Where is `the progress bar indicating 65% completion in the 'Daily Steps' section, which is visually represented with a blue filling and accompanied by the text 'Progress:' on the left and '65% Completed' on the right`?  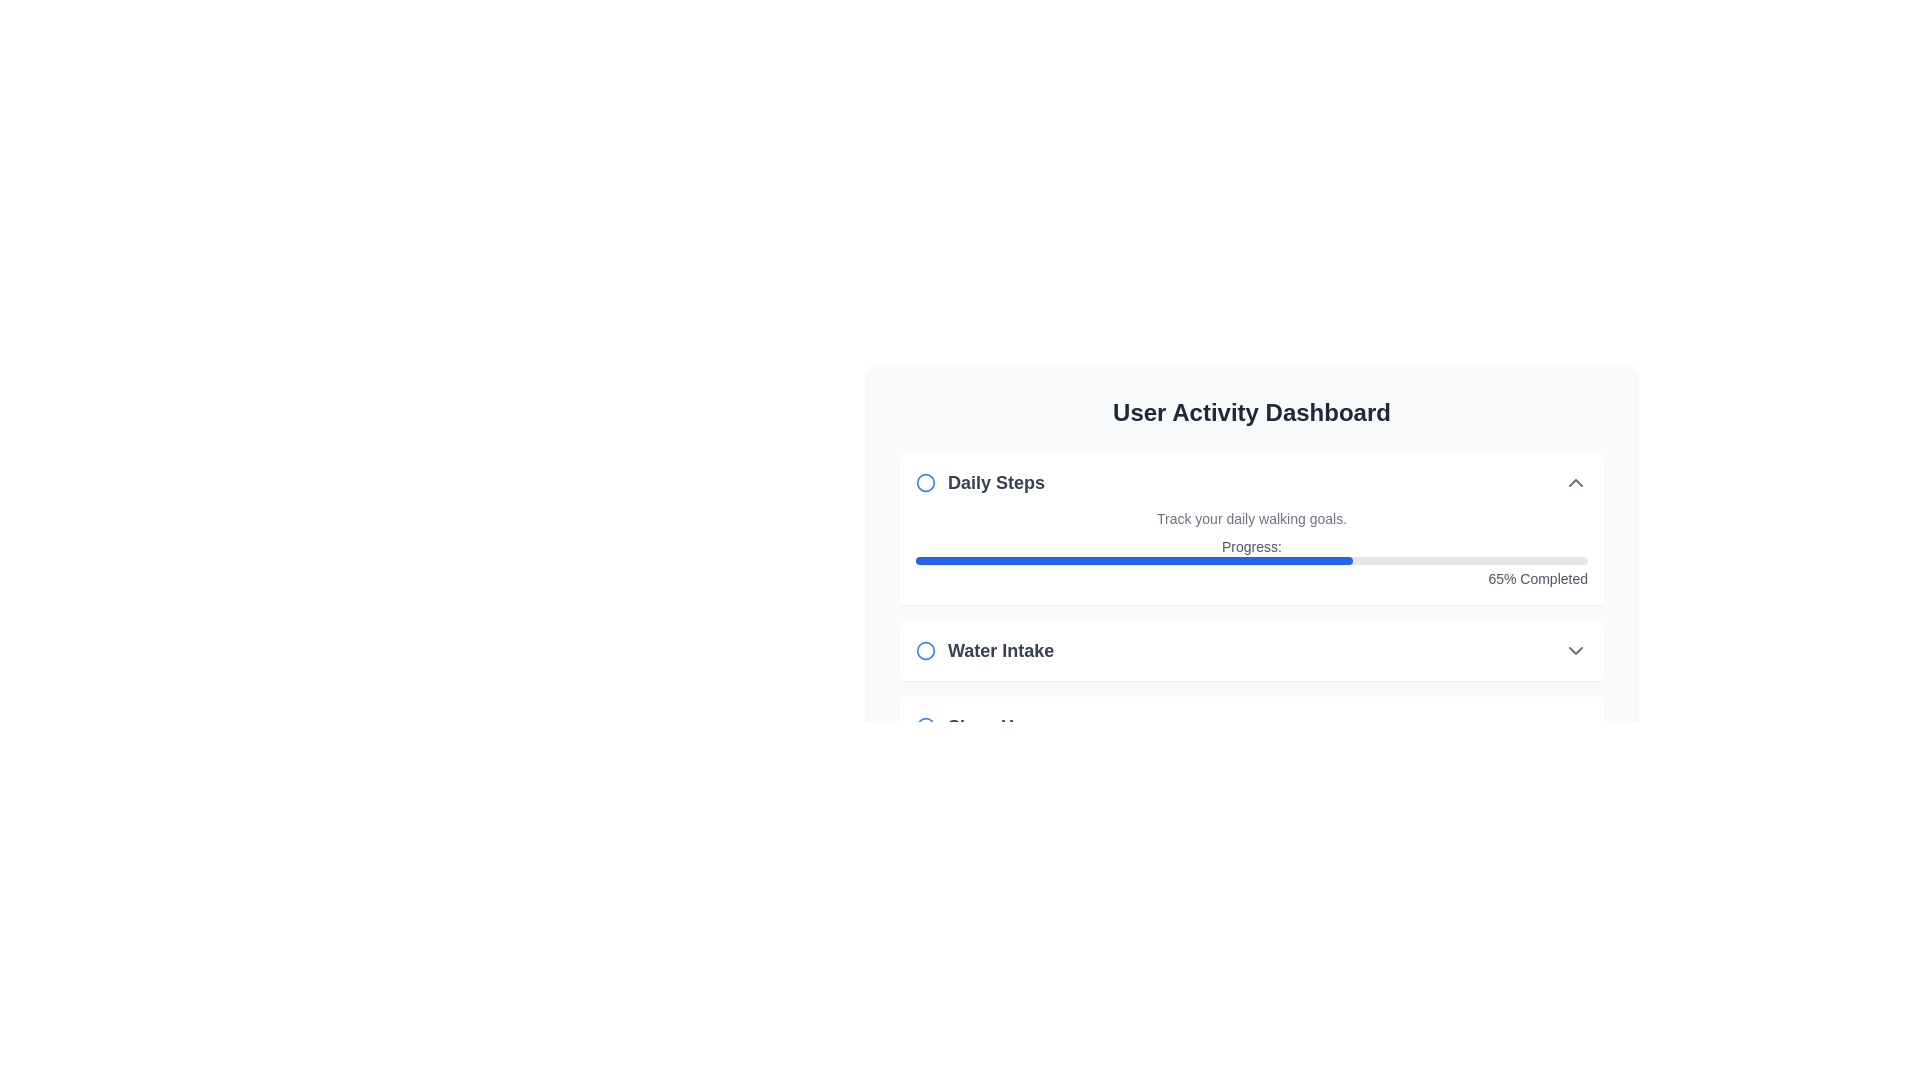
the progress bar indicating 65% completion in the 'Daily Steps' section, which is visually represented with a blue filling and accompanied by the text 'Progress:' on the left and '65% Completed' on the right is located at coordinates (1251, 563).